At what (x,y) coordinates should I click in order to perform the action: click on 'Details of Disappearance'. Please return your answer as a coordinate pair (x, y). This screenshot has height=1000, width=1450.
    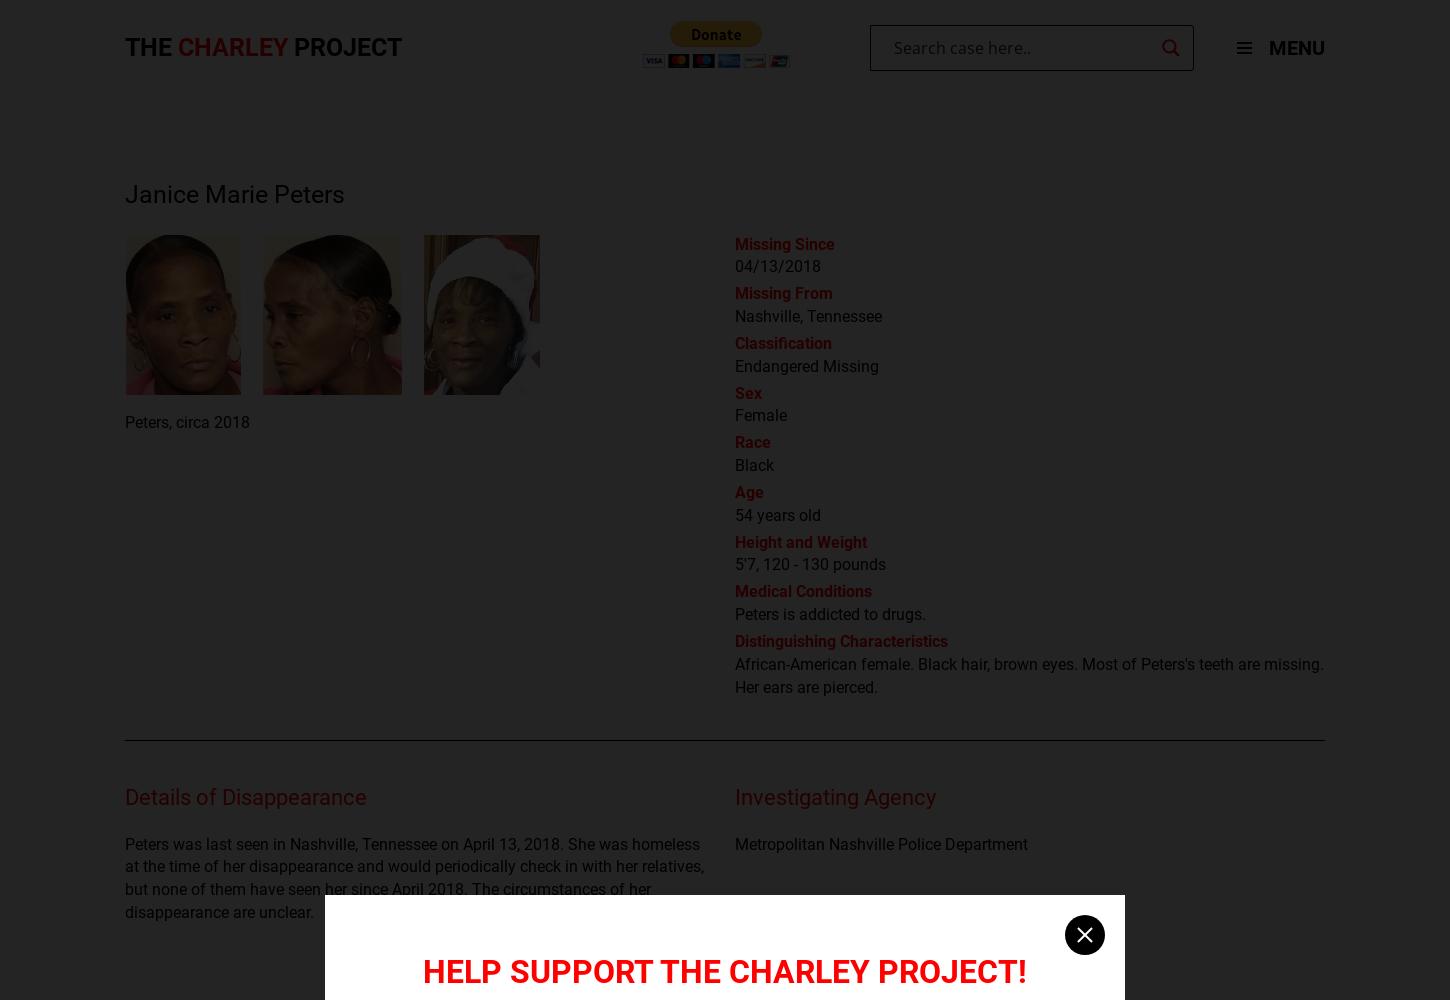
    Looking at the image, I should click on (246, 796).